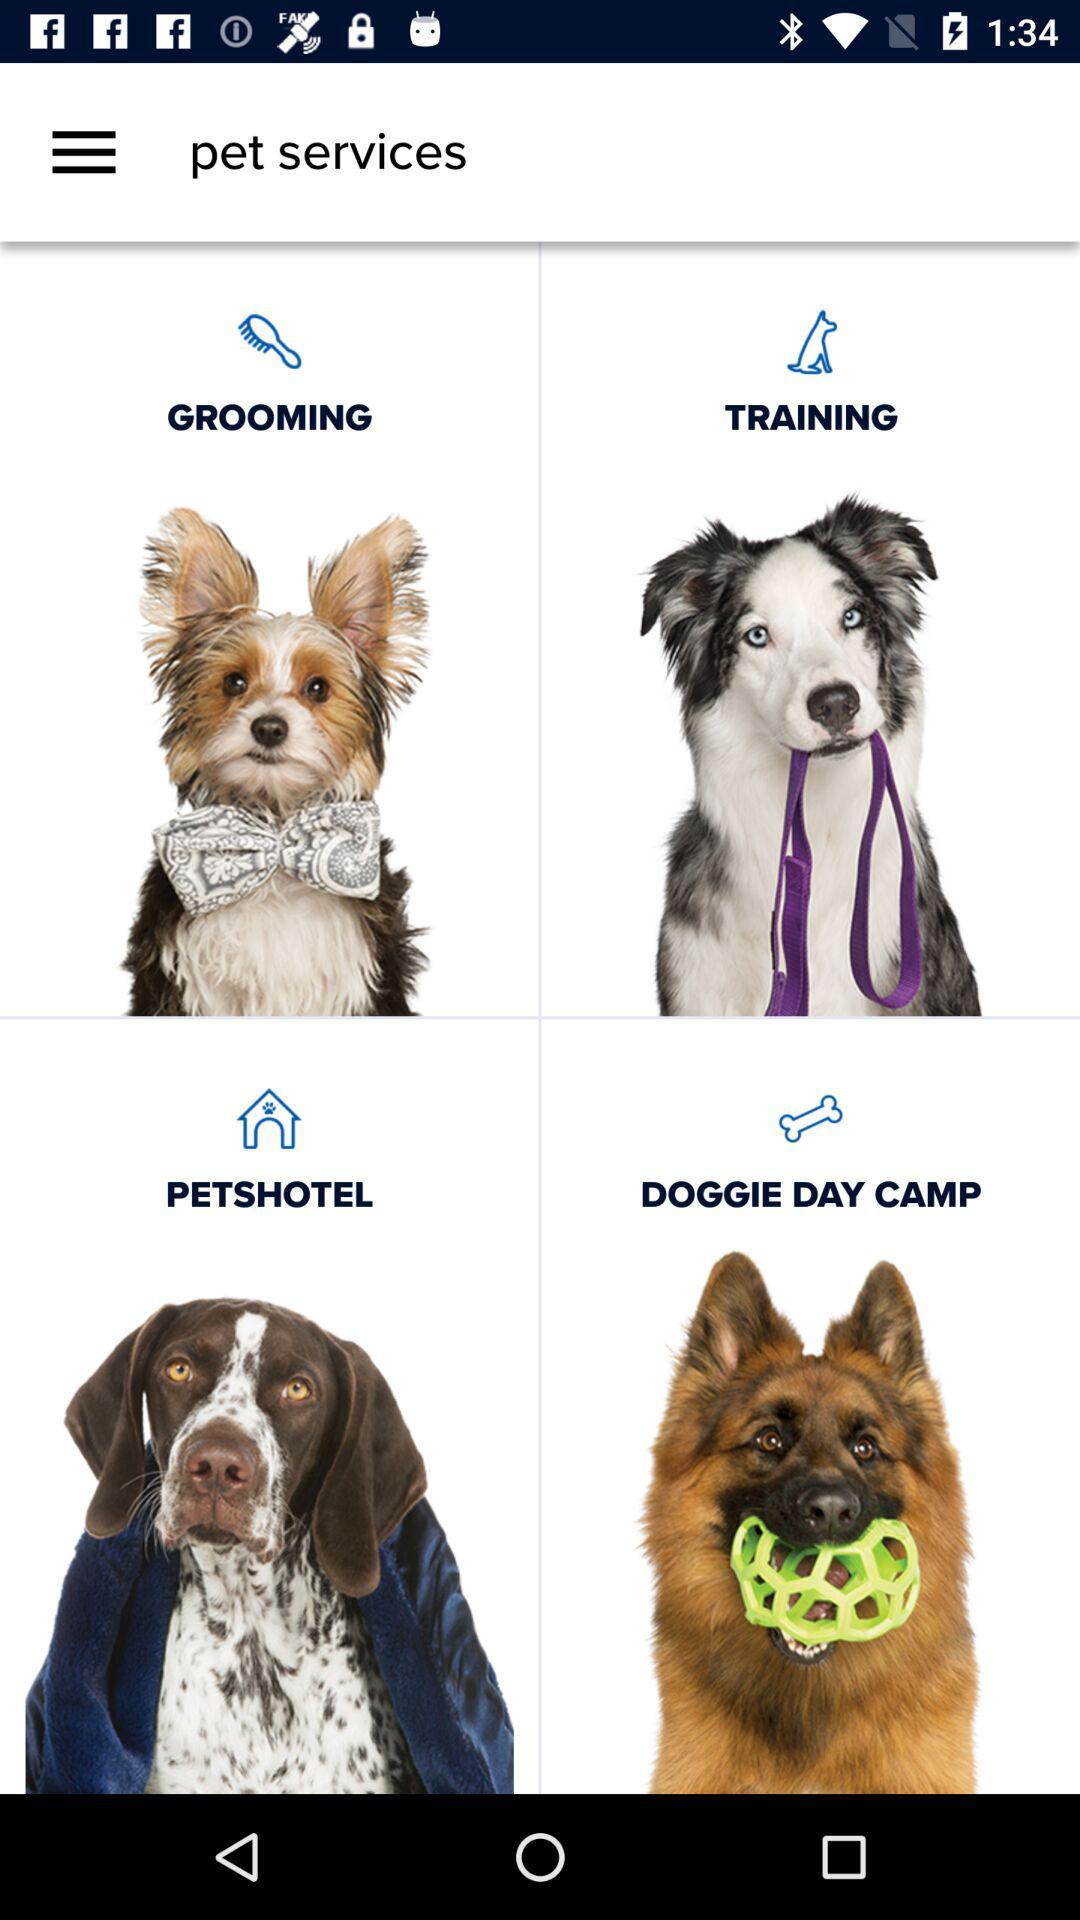  Describe the element at coordinates (83, 151) in the screenshot. I see `item next to the pet services item` at that location.